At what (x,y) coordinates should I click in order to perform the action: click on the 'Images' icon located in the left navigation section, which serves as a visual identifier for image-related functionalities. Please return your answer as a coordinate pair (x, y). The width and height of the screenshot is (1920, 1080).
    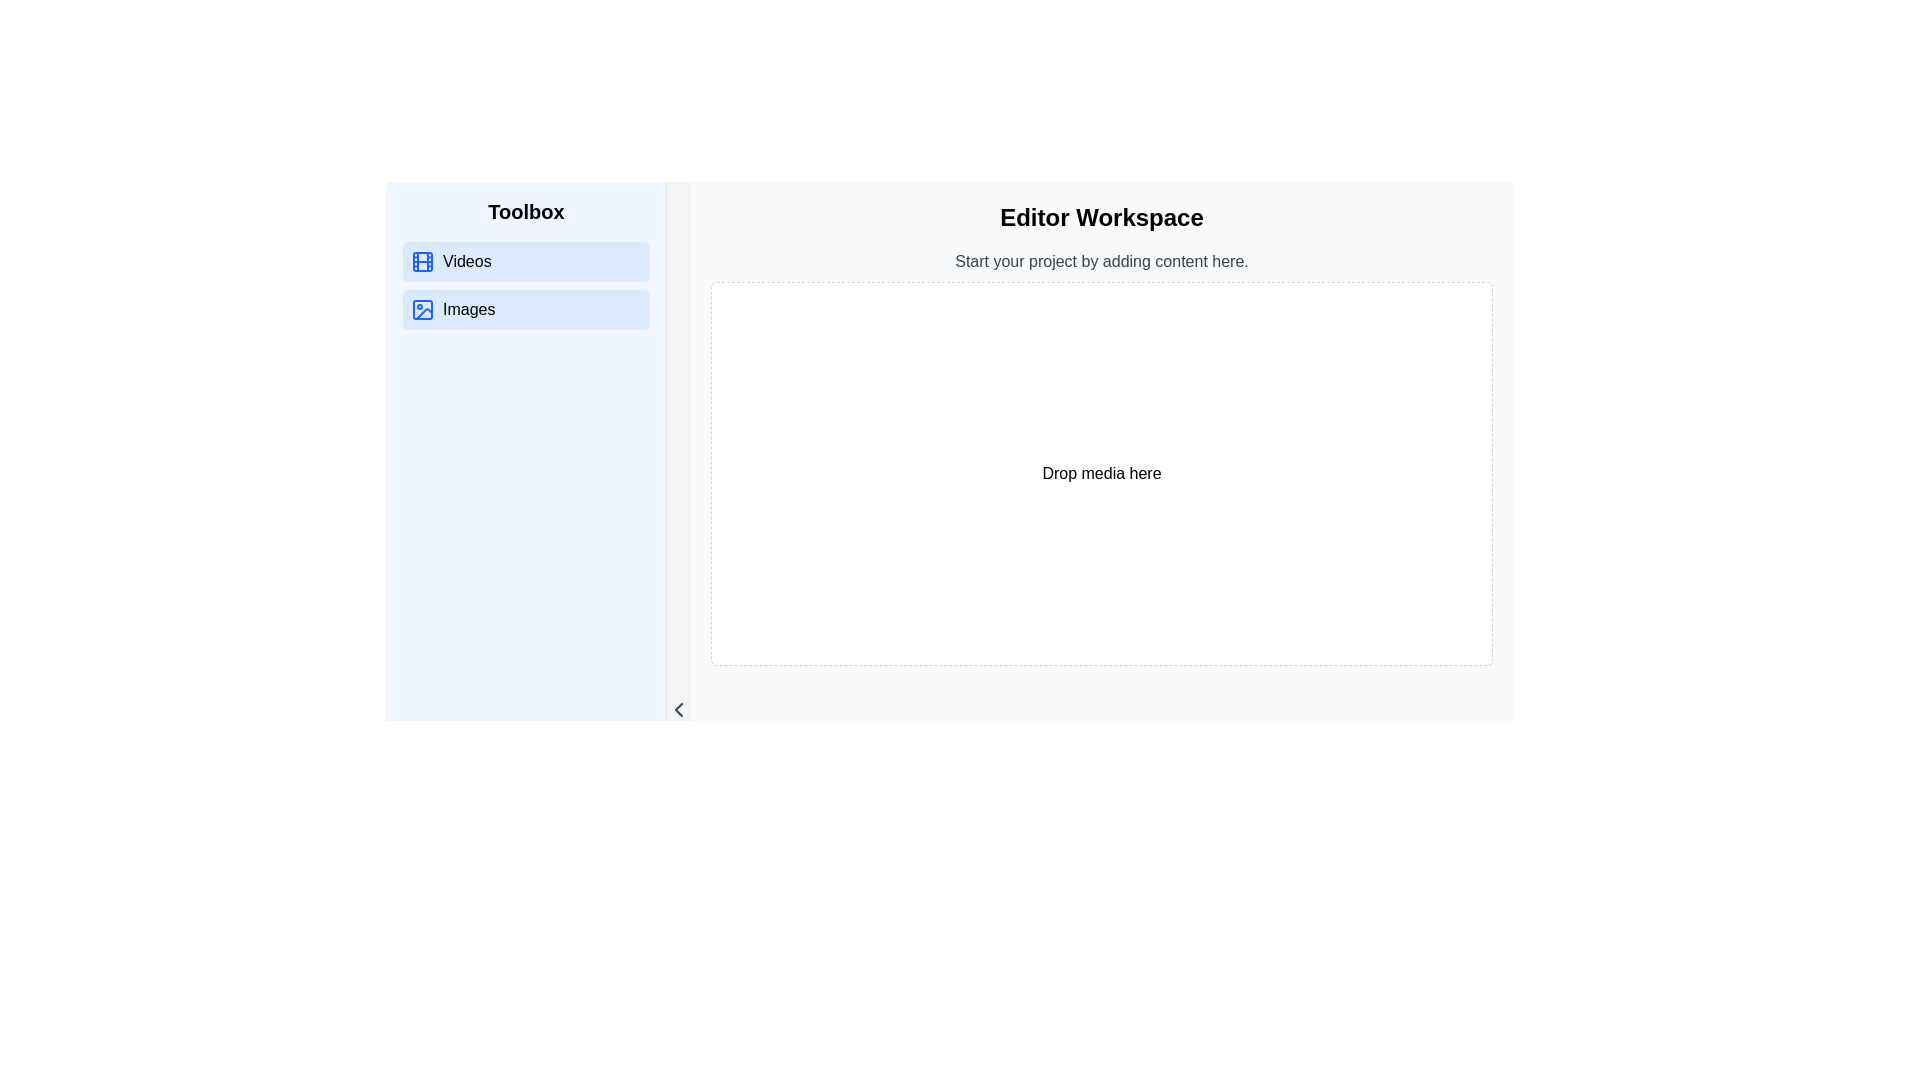
    Looking at the image, I should click on (421, 309).